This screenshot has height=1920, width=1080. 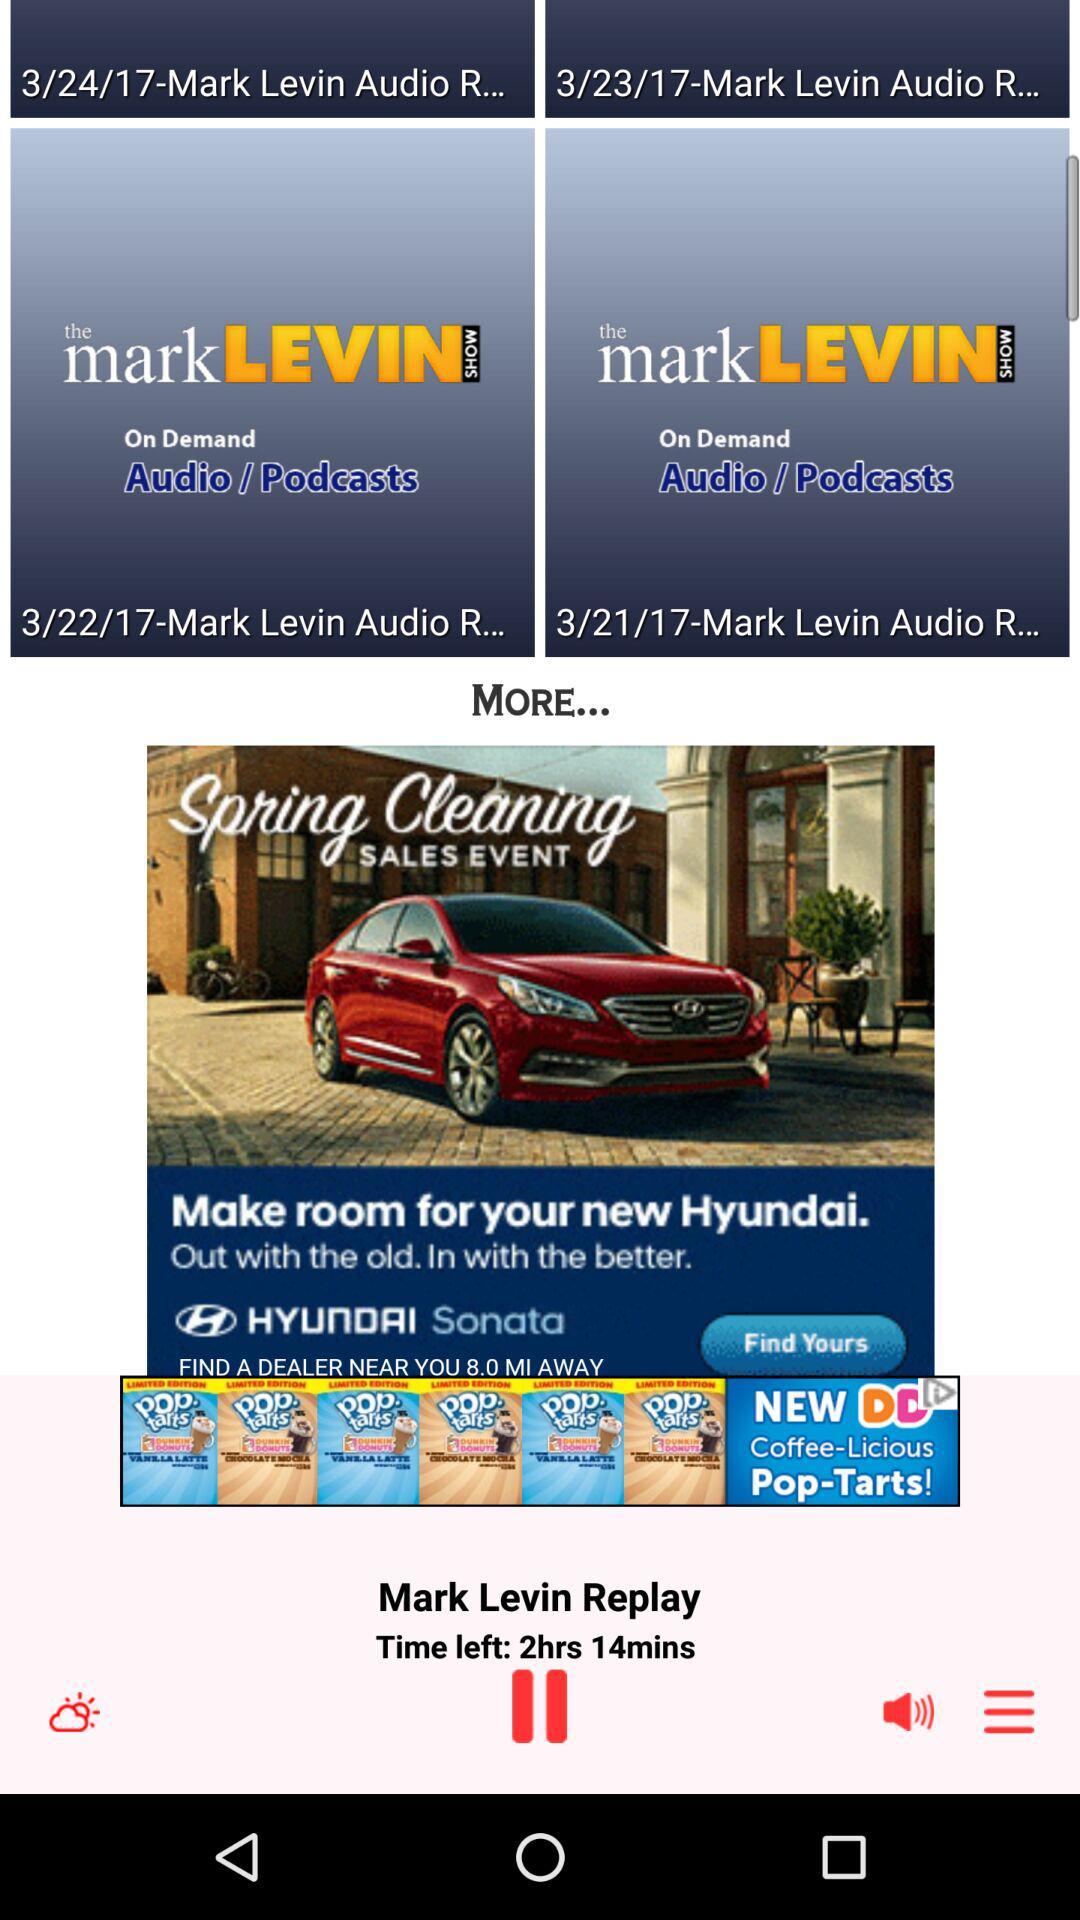 I want to click on advertisement, so click(x=540, y=1073).